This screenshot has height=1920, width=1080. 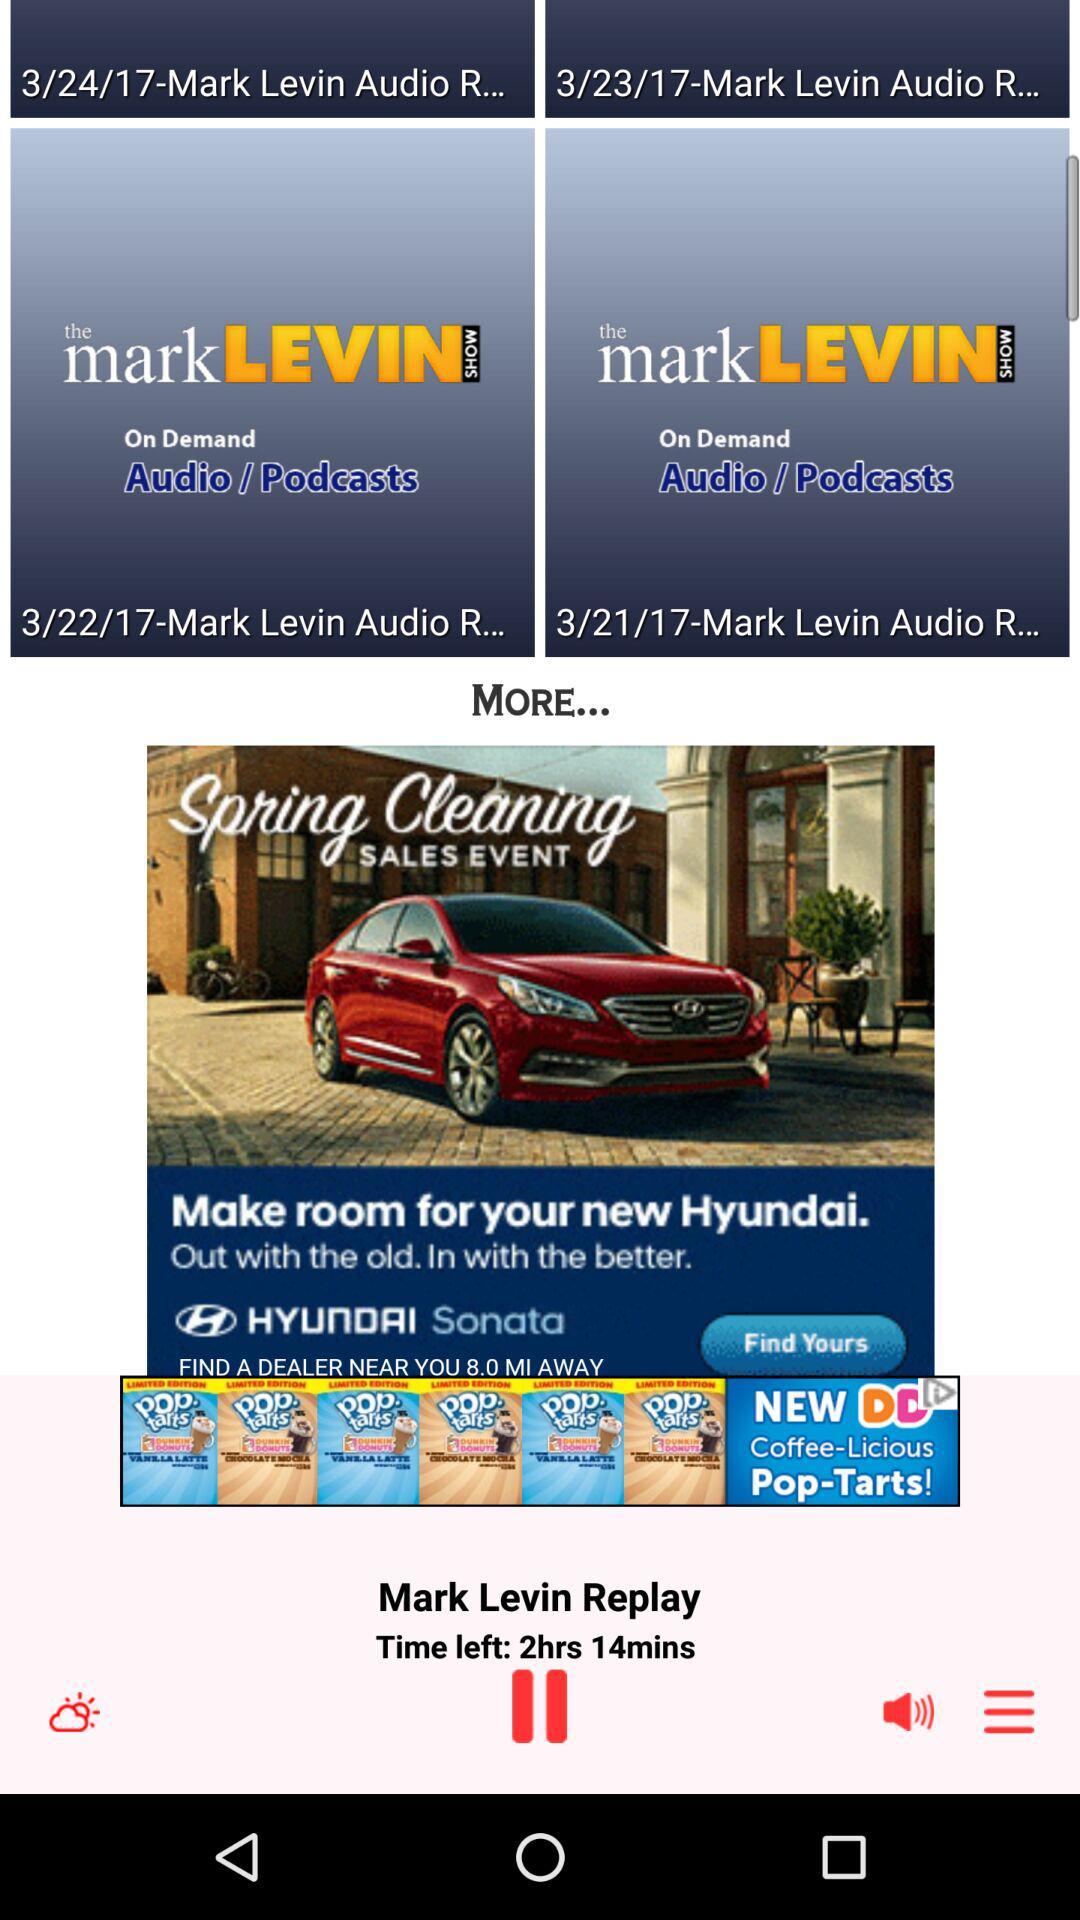 I want to click on advertisement, so click(x=540, y=1073).